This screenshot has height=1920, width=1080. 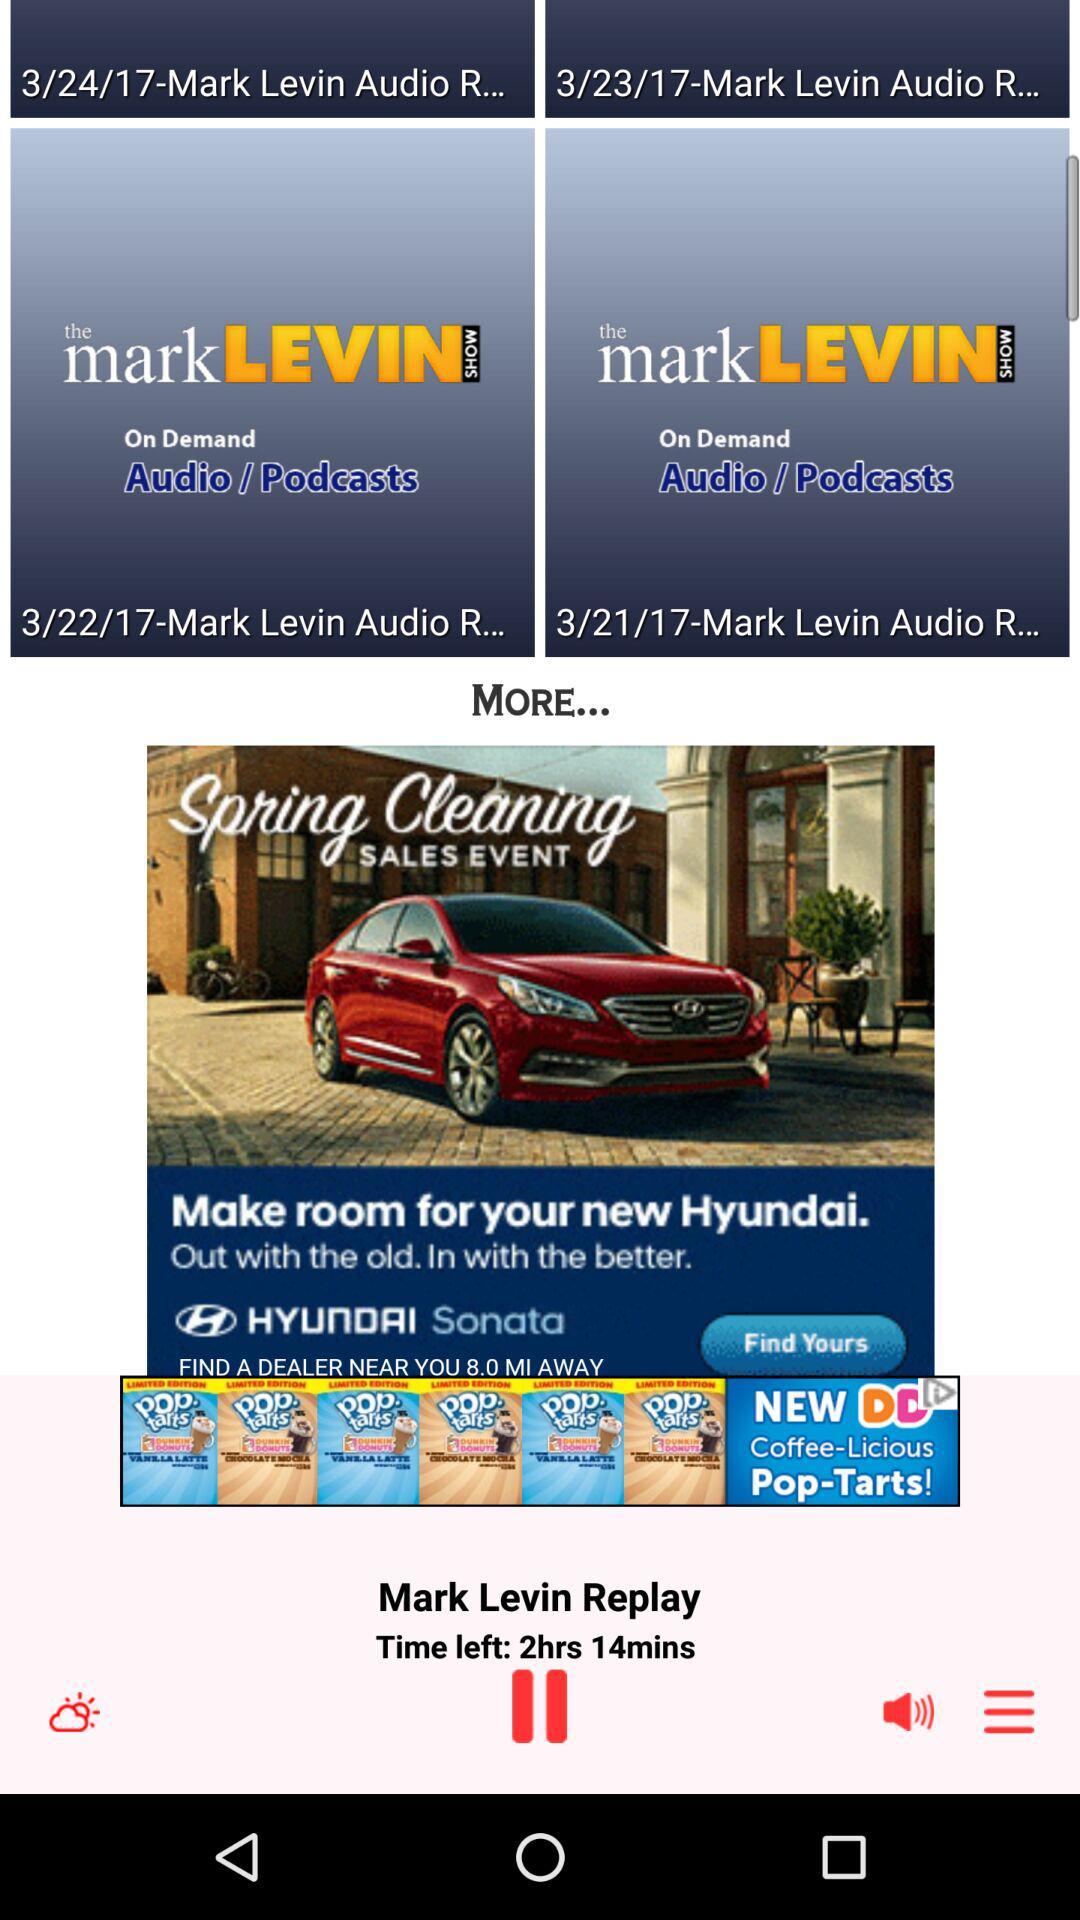 I want to click on advertisement, so click(x=540, y=1073).